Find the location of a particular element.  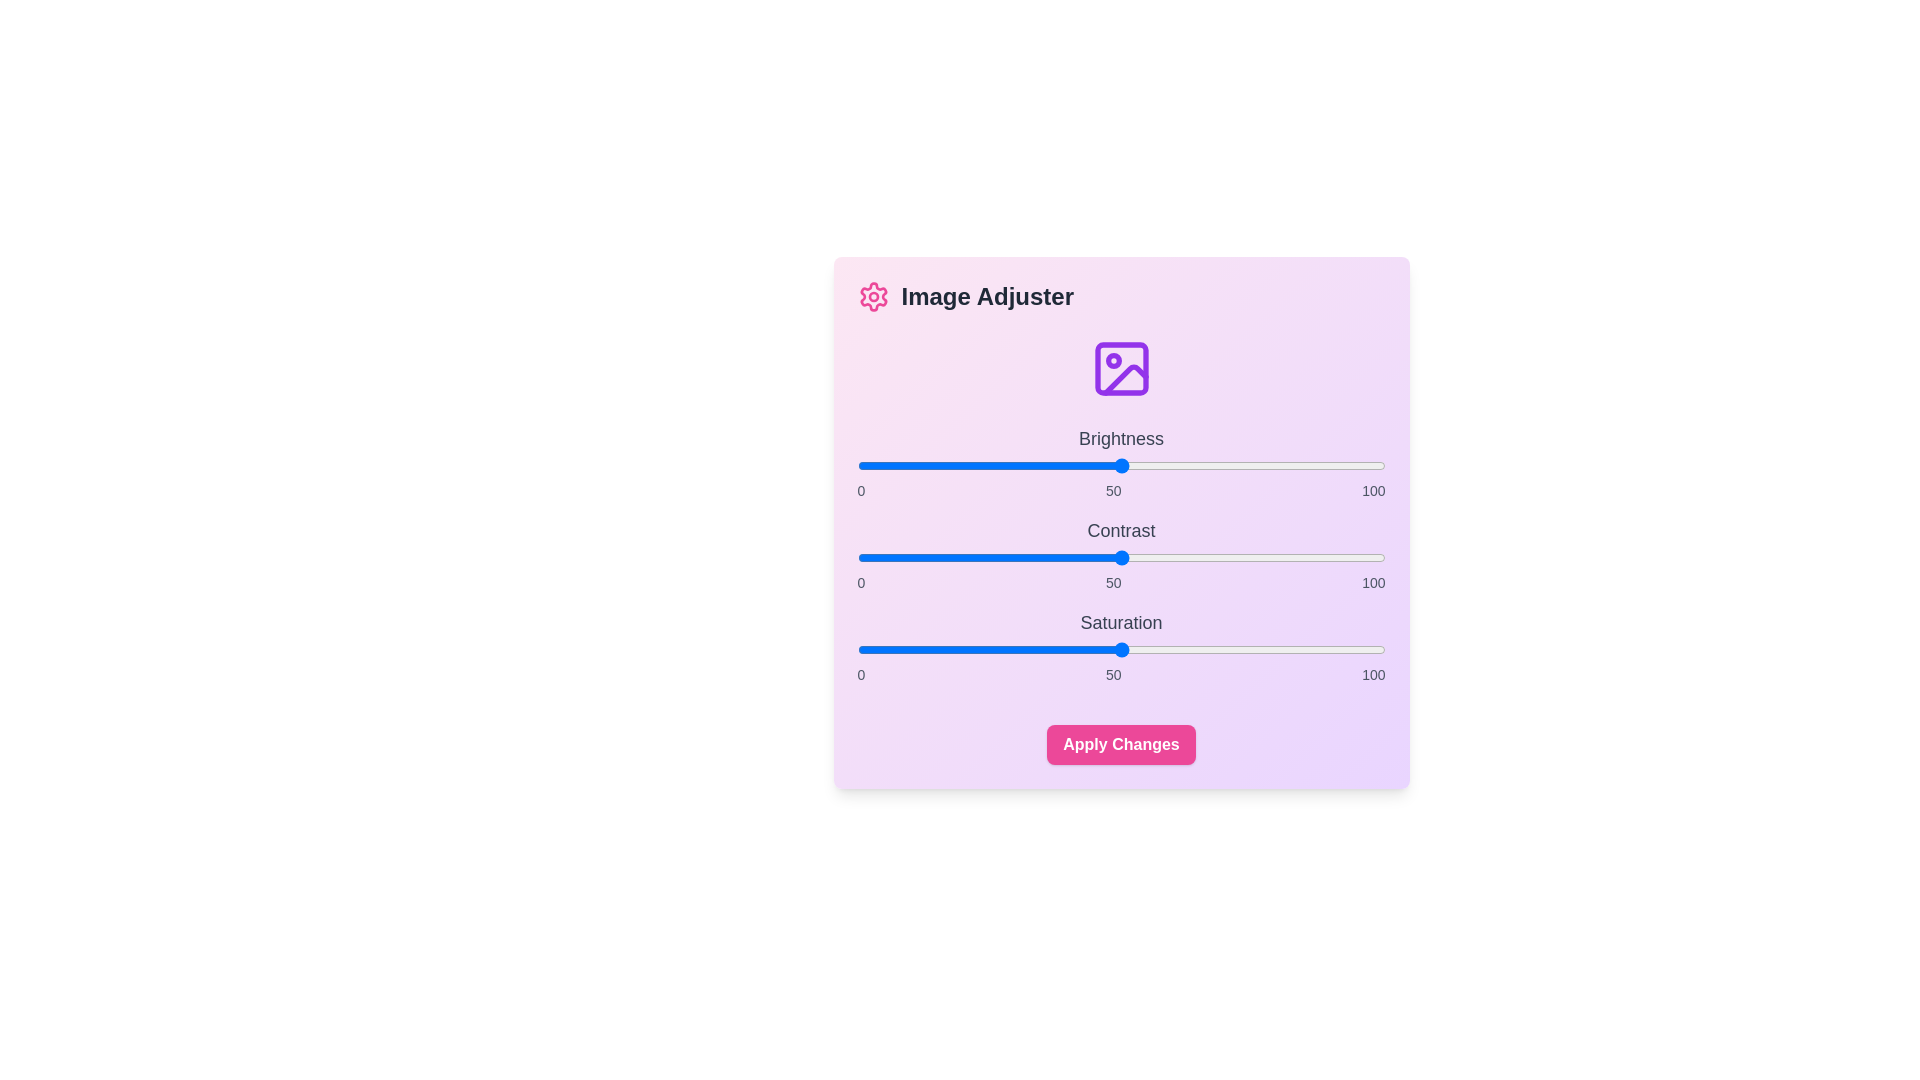

the image icon in the center of the component is located at coordinates (1121, 369).